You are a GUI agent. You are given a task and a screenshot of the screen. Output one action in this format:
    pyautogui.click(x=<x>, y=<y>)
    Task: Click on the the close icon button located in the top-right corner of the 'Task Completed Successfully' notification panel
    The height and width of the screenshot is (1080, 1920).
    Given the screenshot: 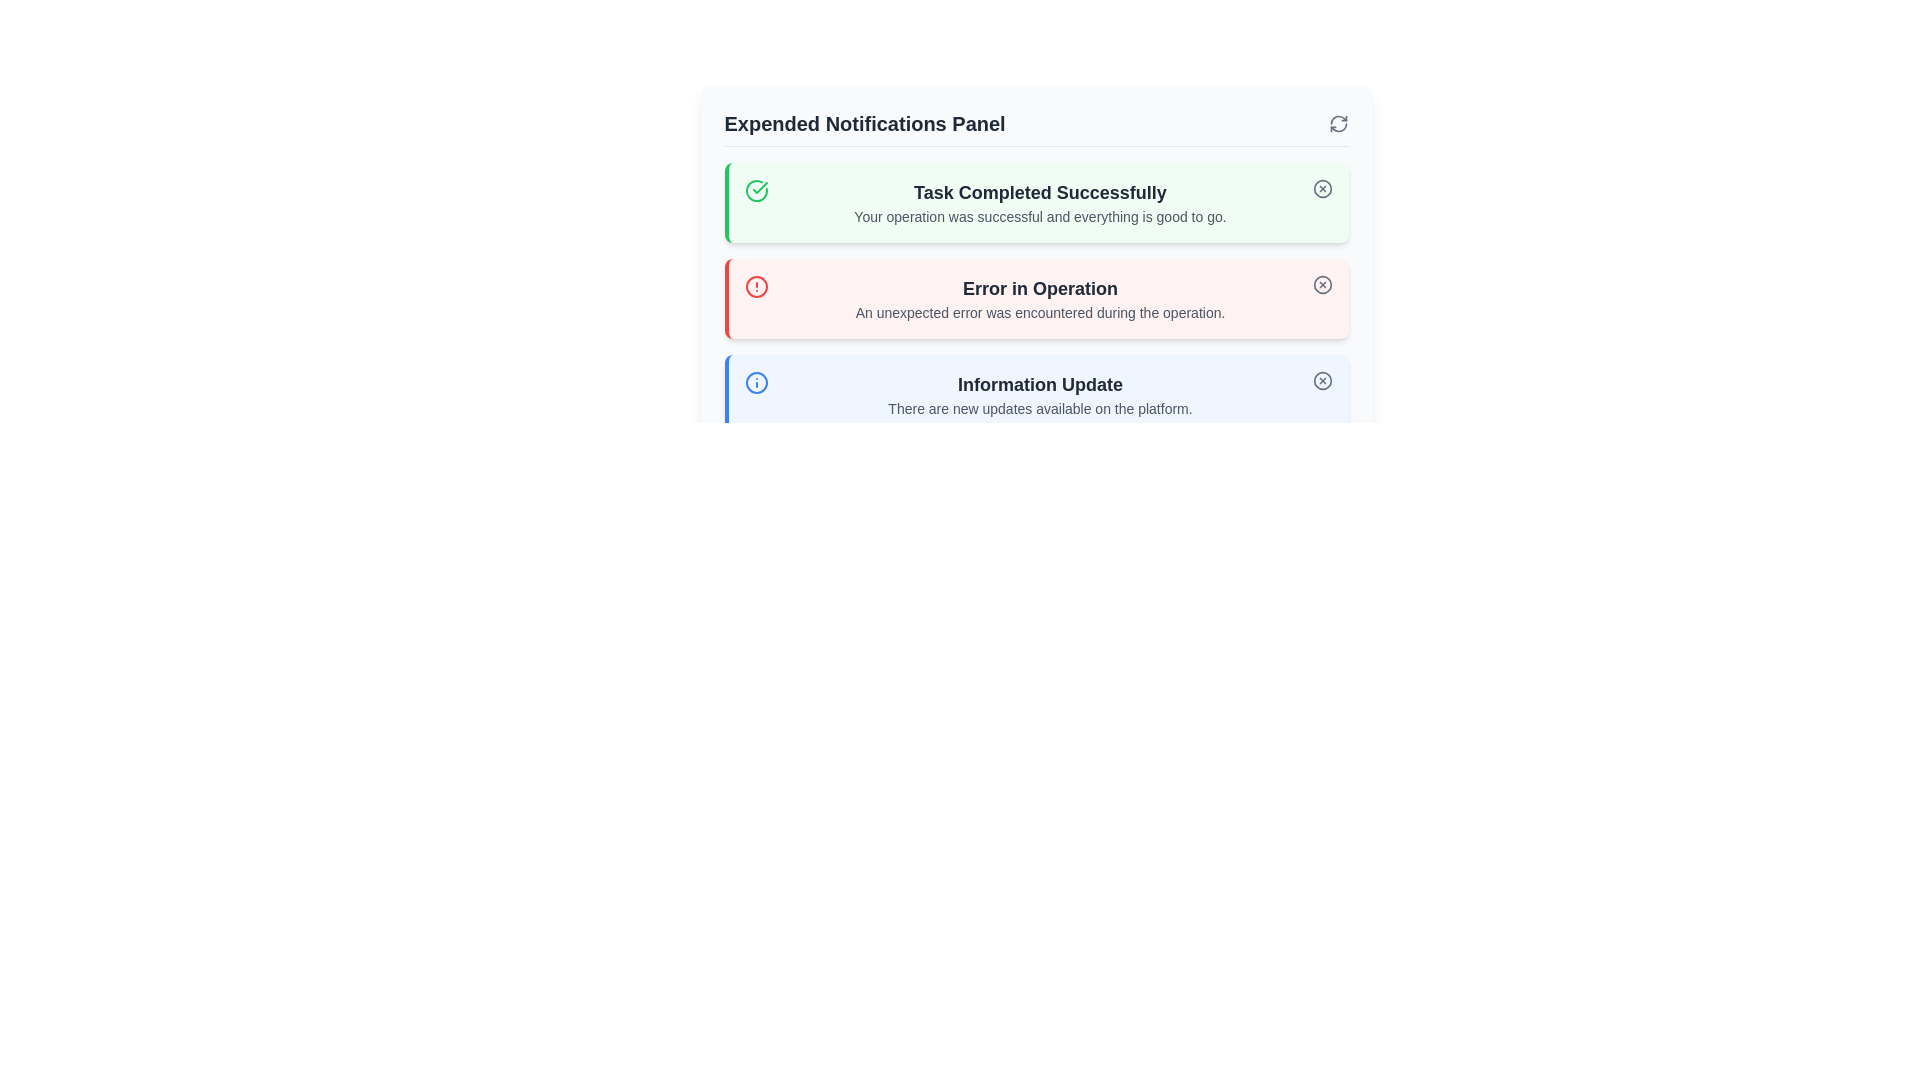 What is the action you would take?
    pyautogui.click(x=1322, y=189)
    